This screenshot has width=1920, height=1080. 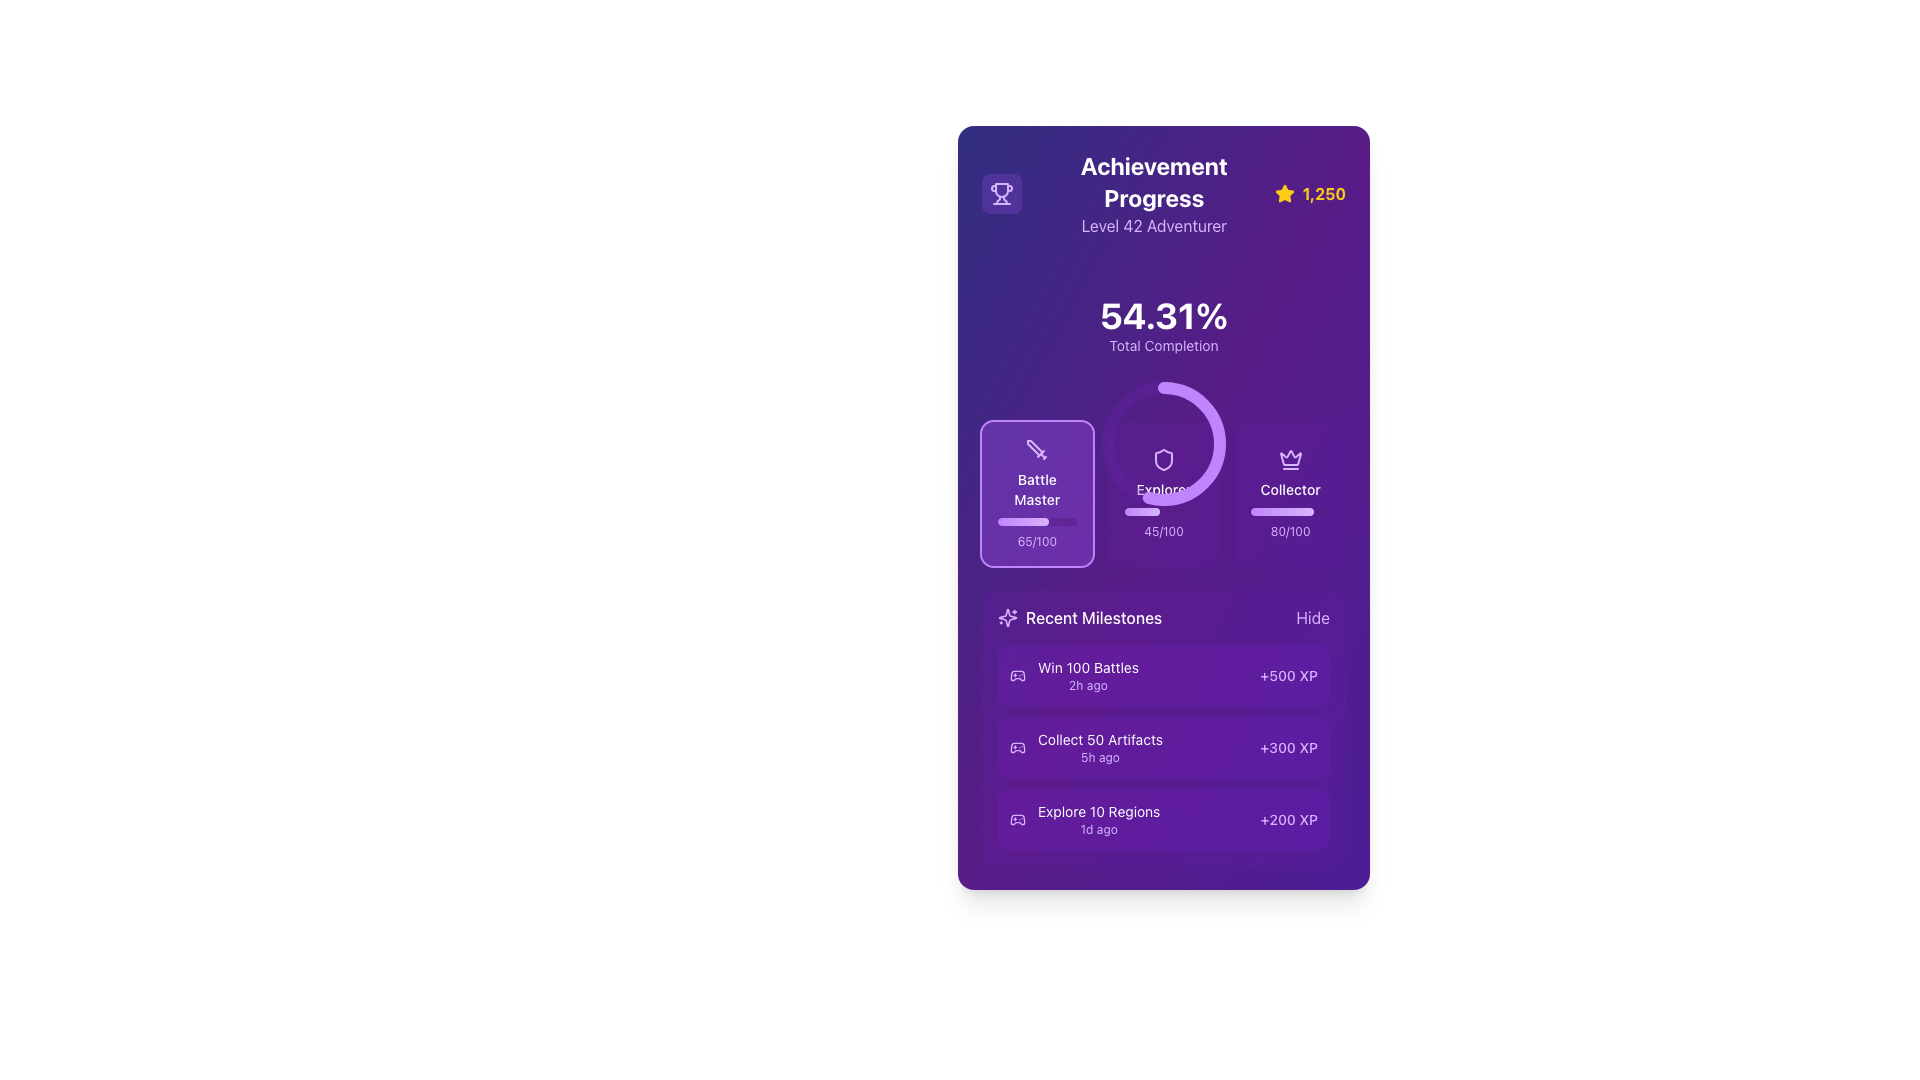 What do you see at coordinates (1079, 616) in the screenshot?
I see `text label of the section header located in the upper-central area of the interface, which precedes the 'Hide' element and serves as a title for the milestone section` at bounding box center [1079, 616].